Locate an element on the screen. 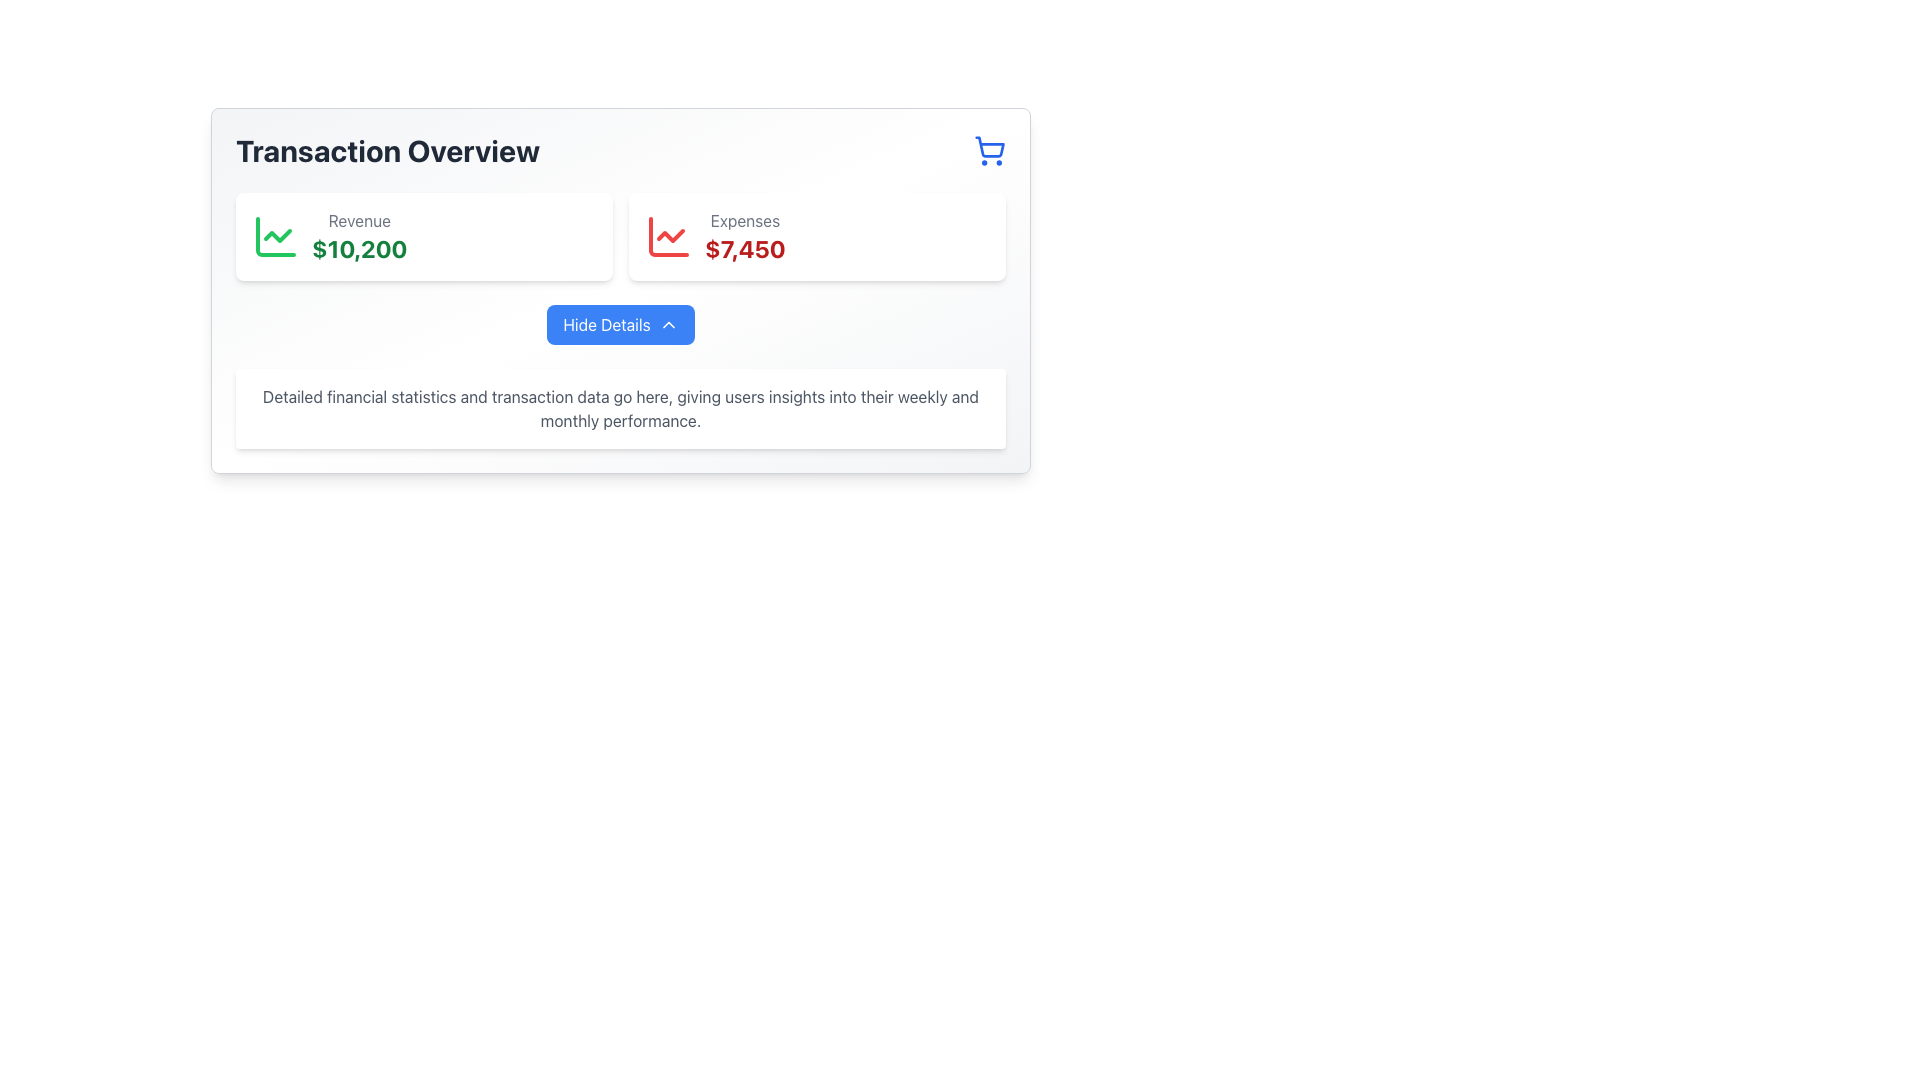 The height and width of the screenshot is (1080, 1920). the revenue growth icon located in the revenue section of the 'Transaction Overview' card, positioned to the left of the '$10,200' text and above the 'Revenue' label is located at coordinates (277, 234).